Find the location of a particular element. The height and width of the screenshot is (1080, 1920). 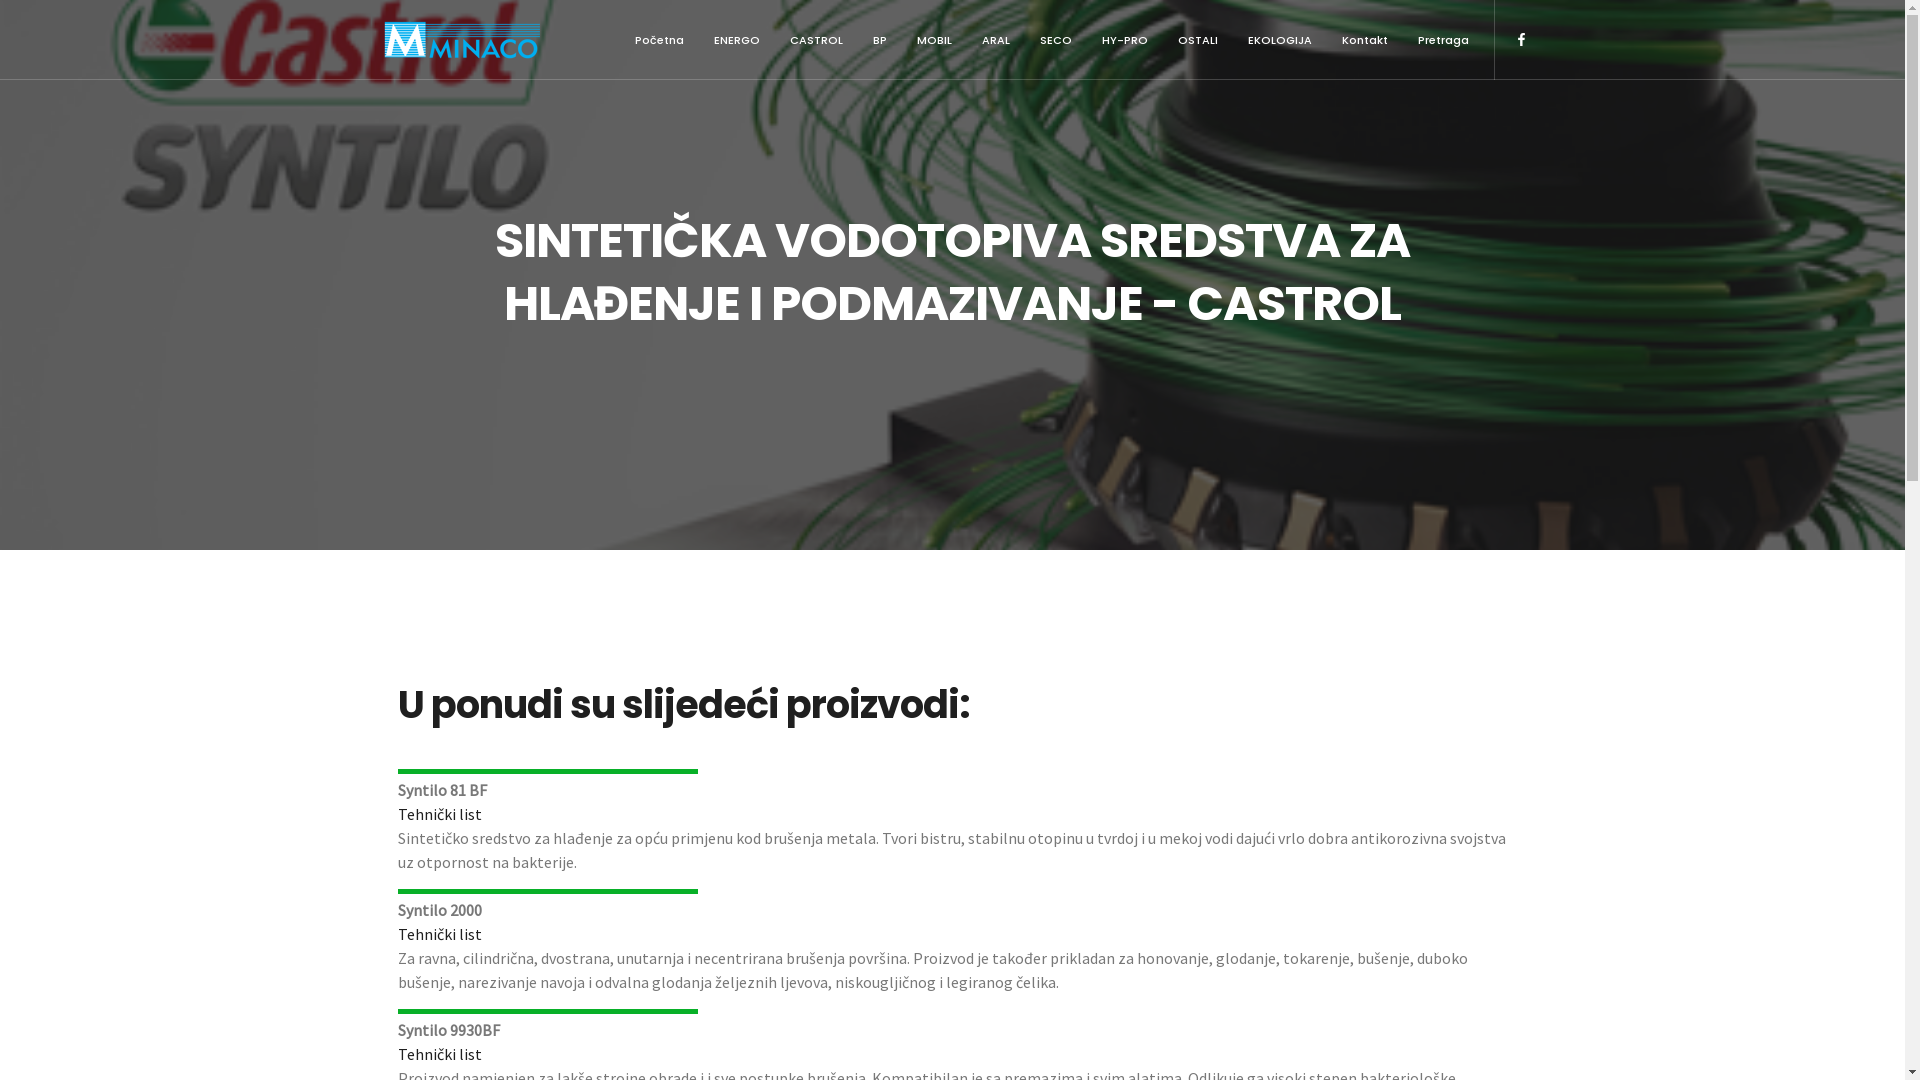

'EKOLOGIJA' is located at coordinates (1231, 39).